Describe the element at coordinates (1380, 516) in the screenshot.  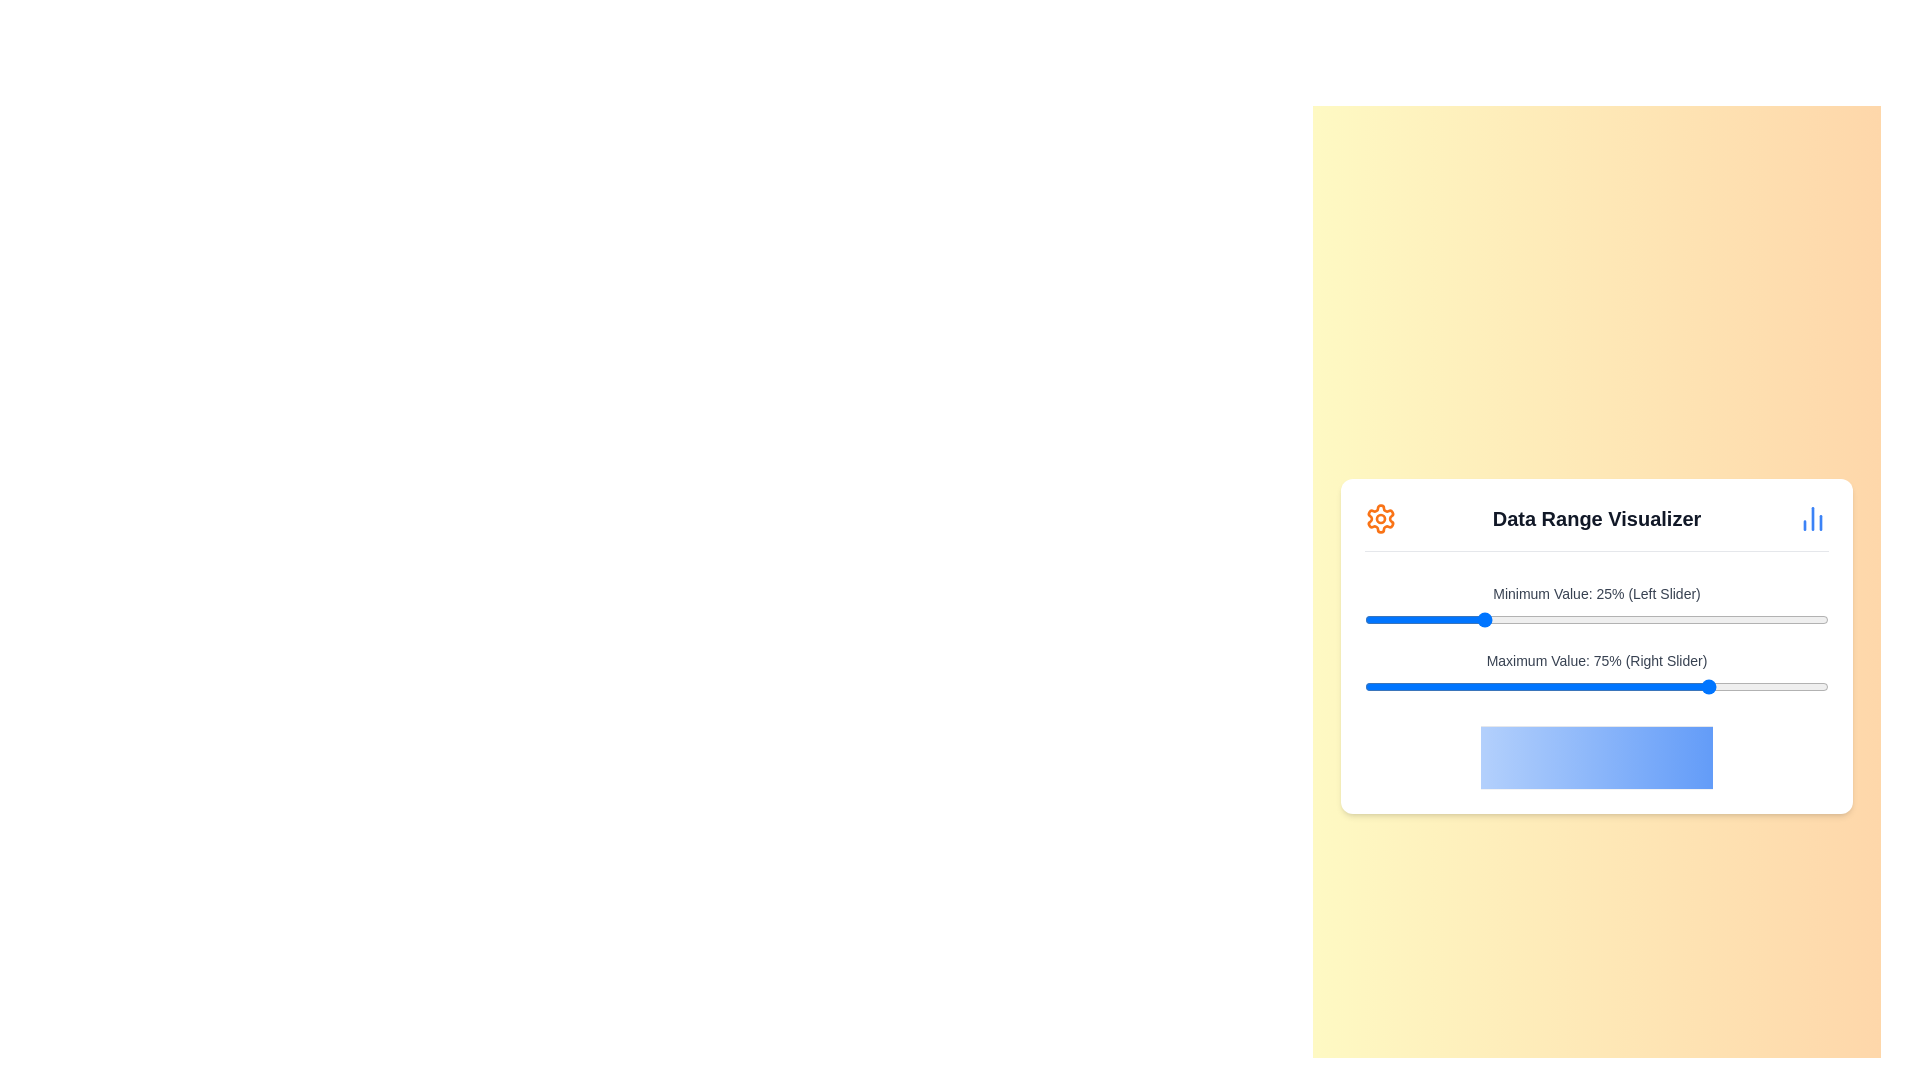
I see `the settings icon button located at the top-left of the 'Data Range Visualizer' section, which is the left-most element in this row` at that location.